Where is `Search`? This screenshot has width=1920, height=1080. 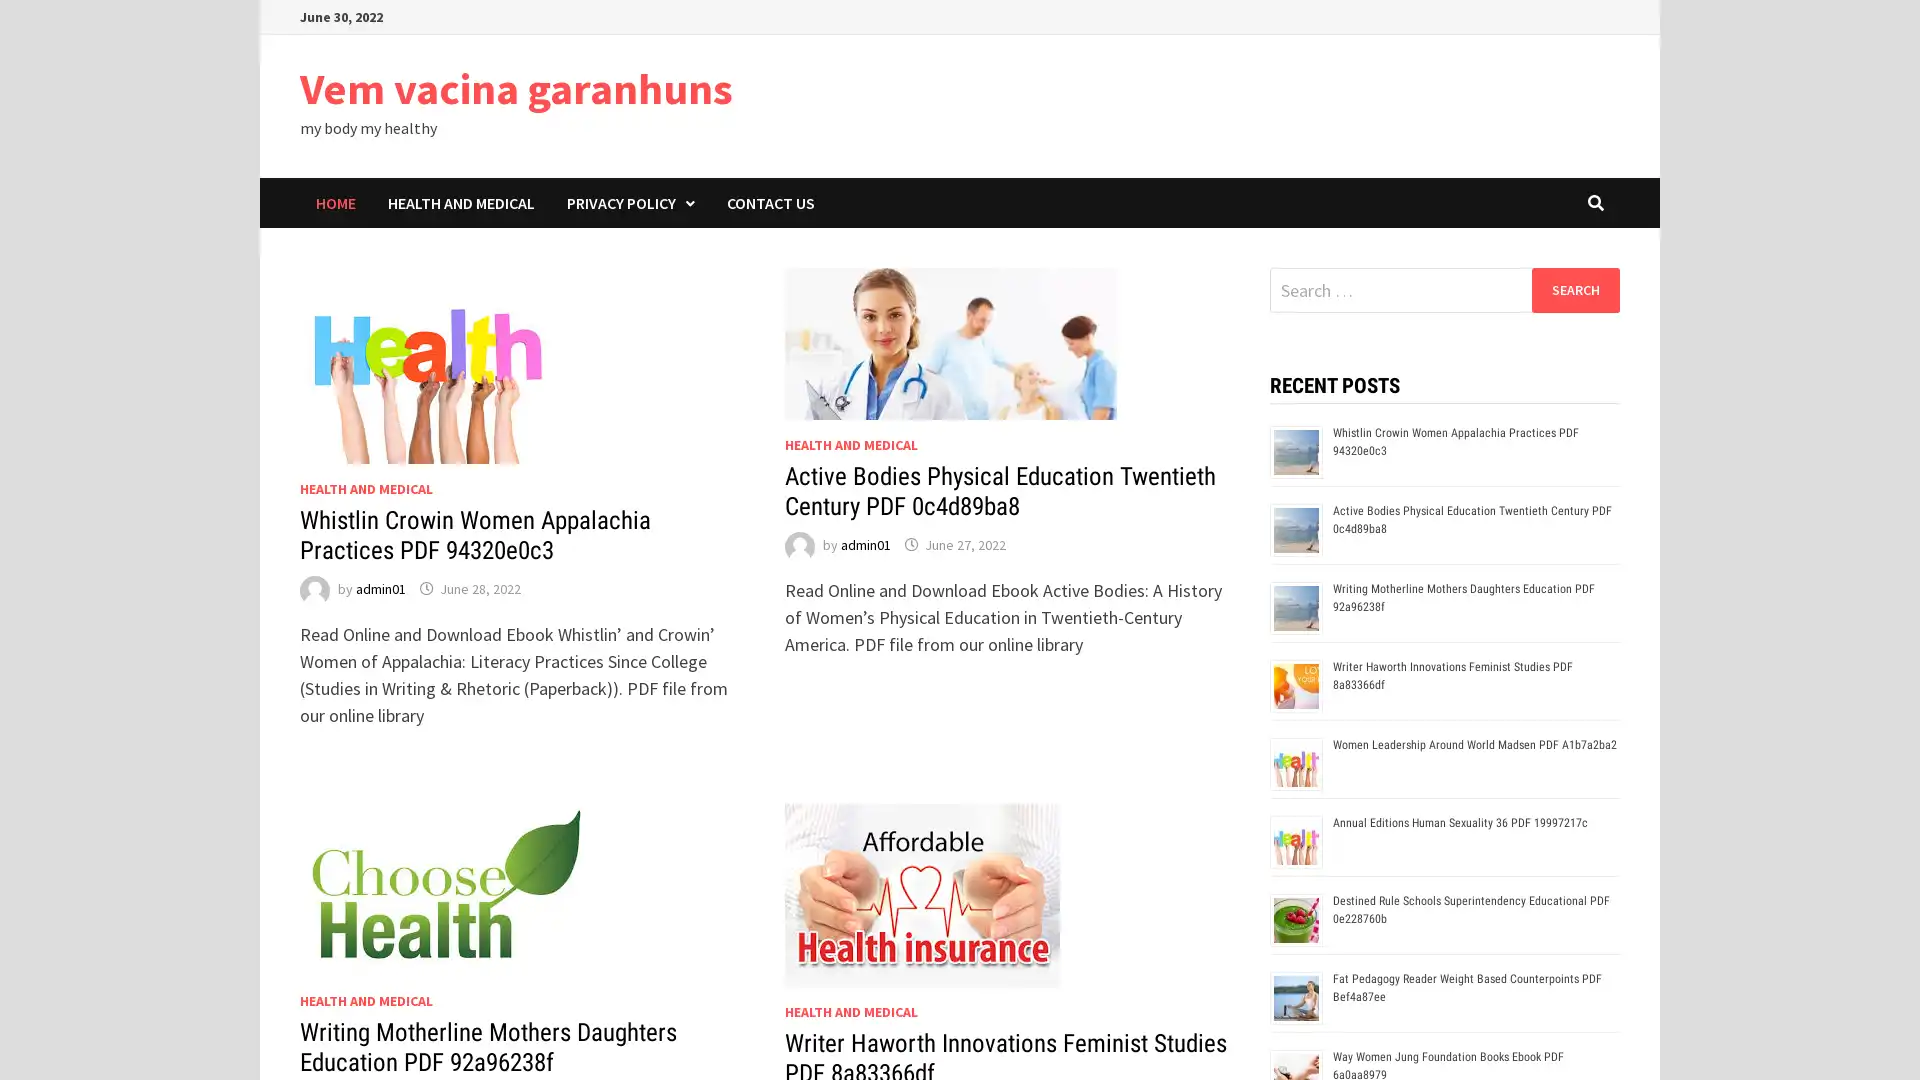
Search is located at coordinates (1574, 289).